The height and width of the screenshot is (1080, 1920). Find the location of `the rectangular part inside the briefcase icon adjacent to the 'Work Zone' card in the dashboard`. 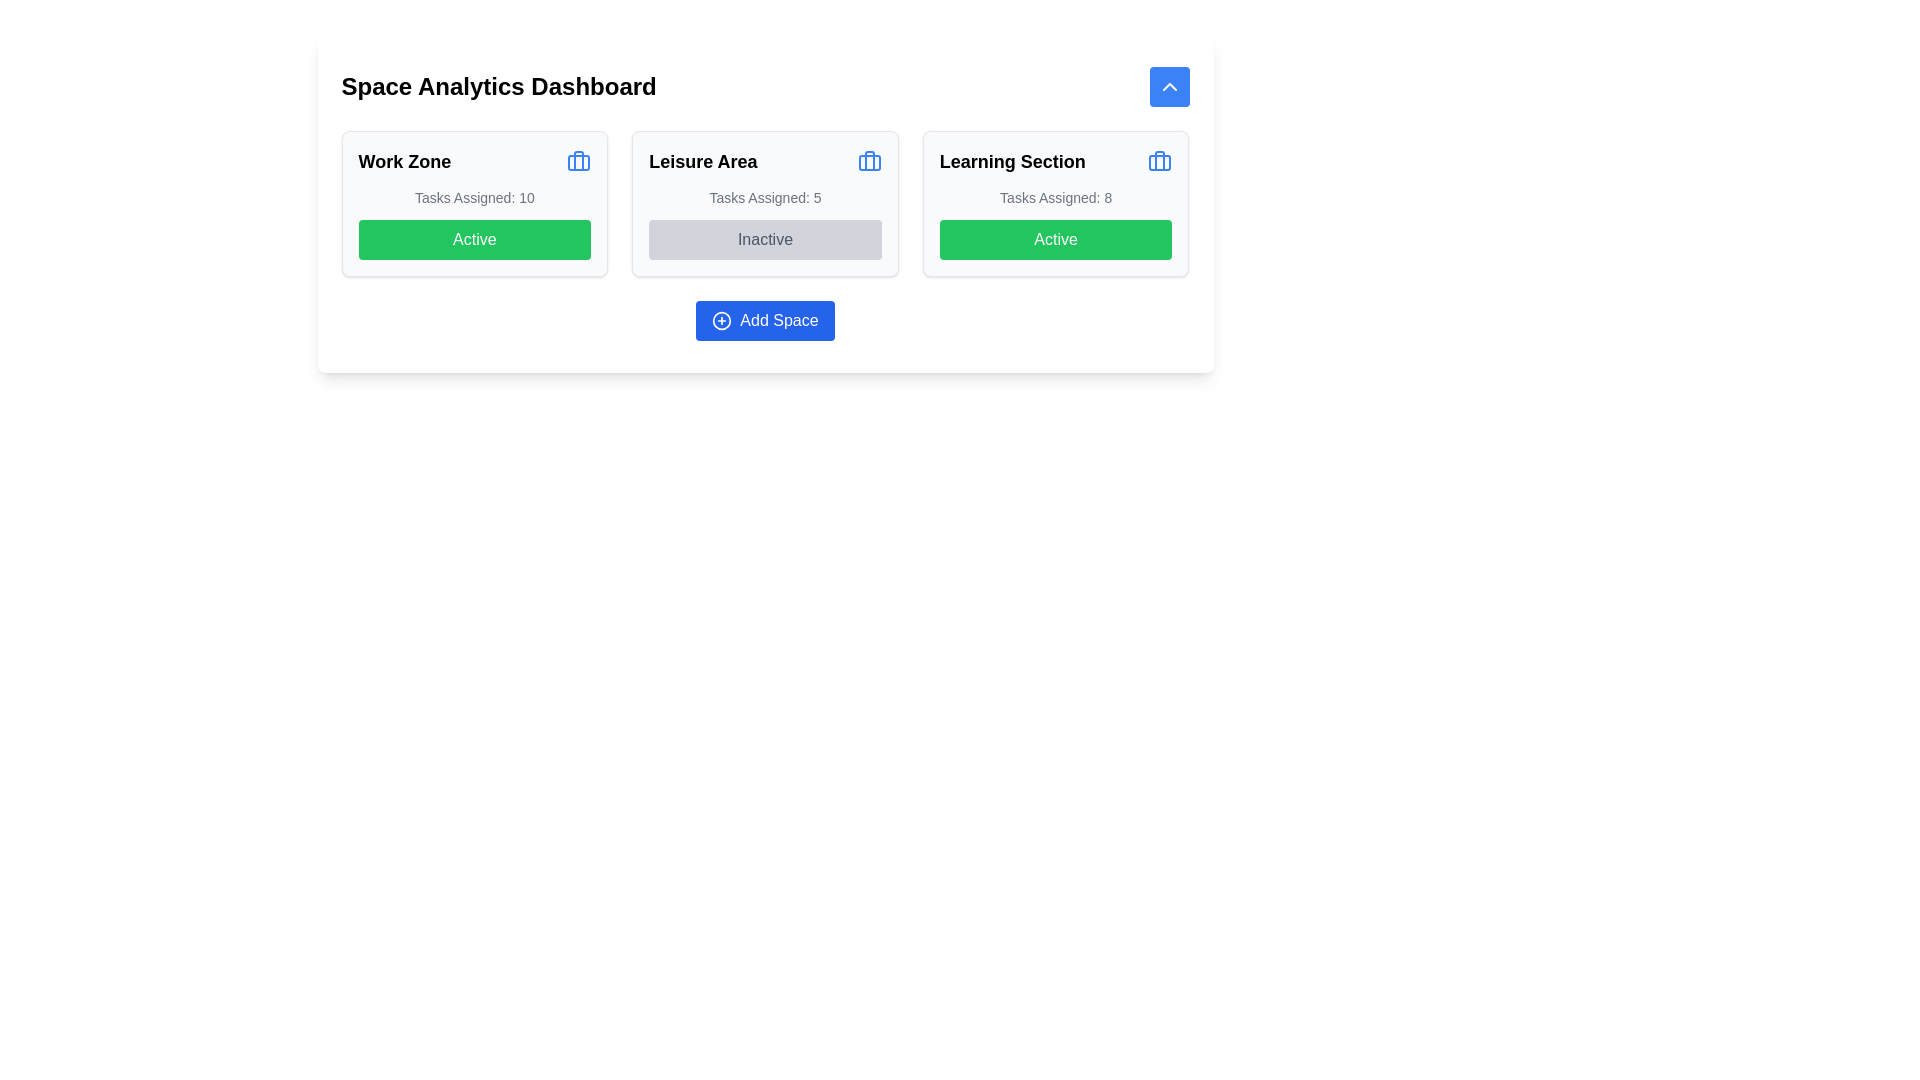

the rectangular part inside the briefcase icon adjacent to the 'Work Zone' card in the dashboard is located at coordinates (578, 161).